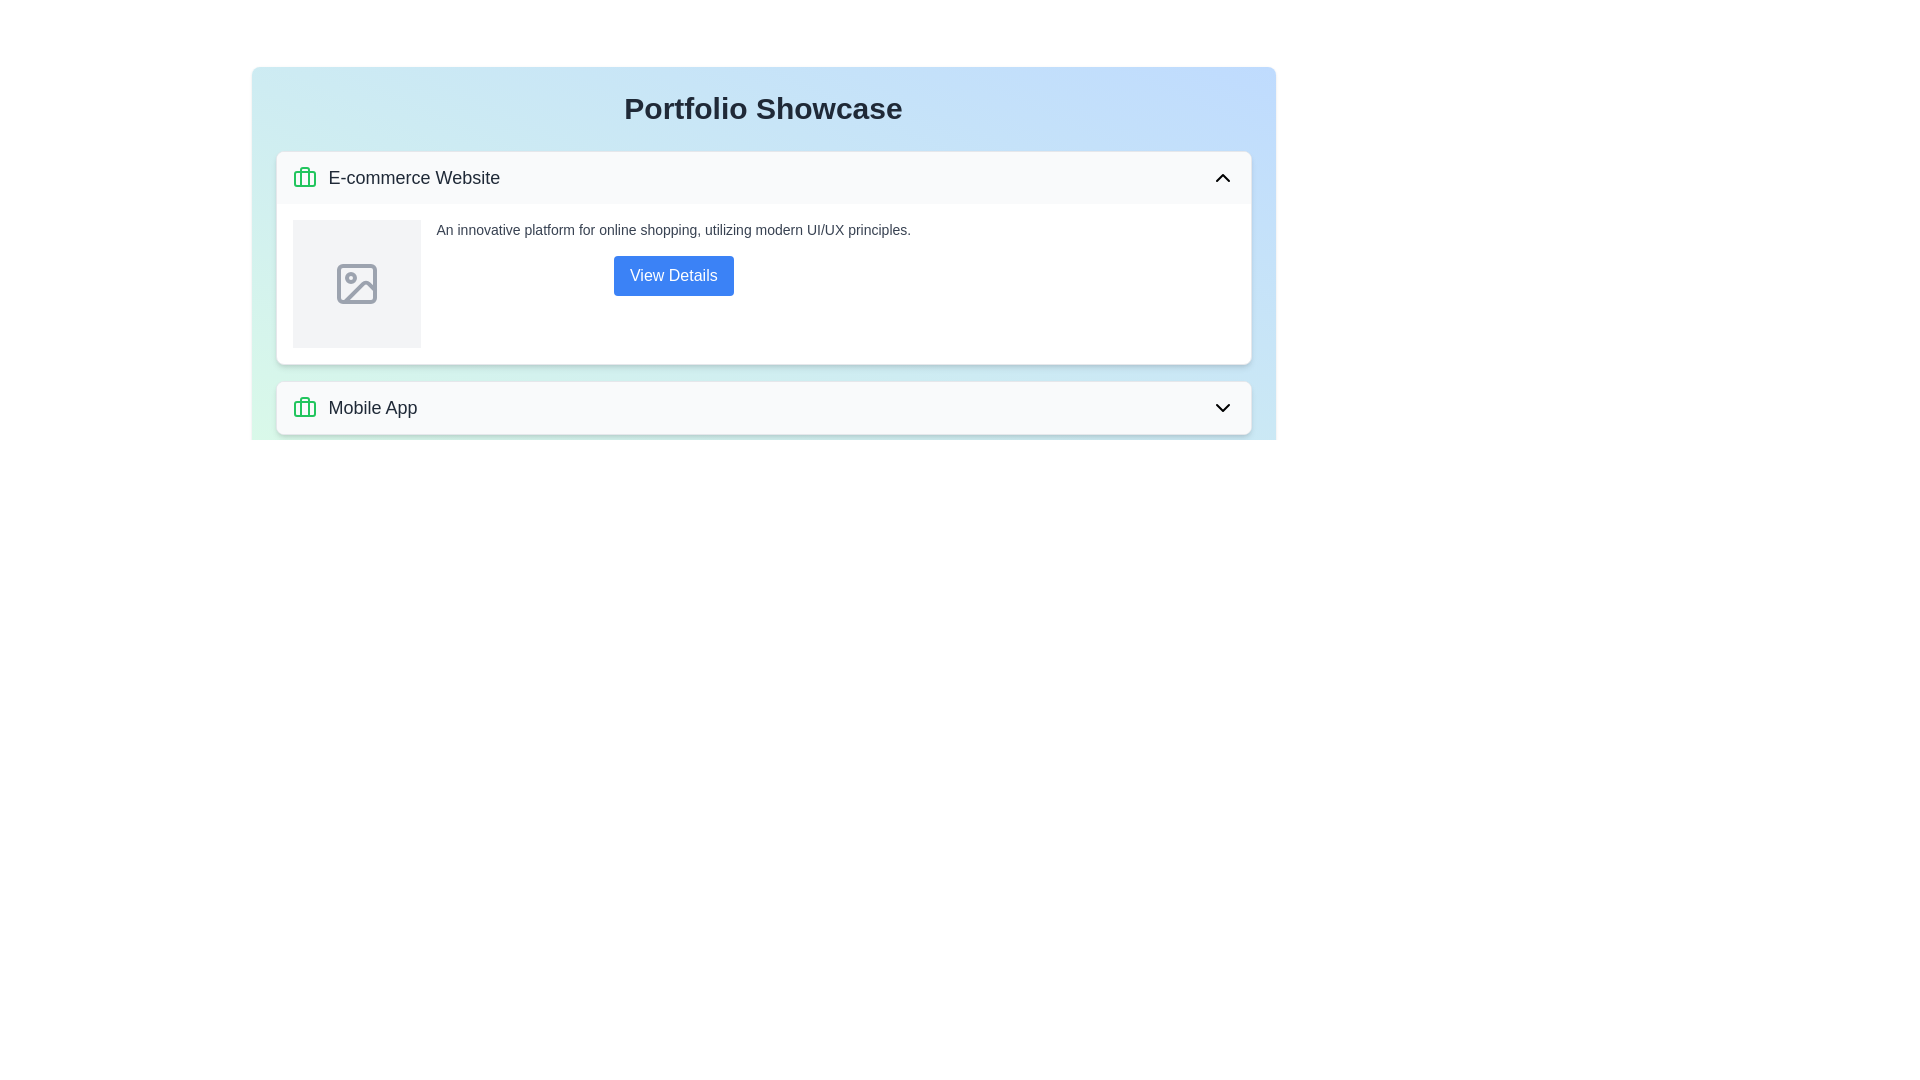 Image resolution: width=1920 pixels, height=1080 pixels. Describe the element at coordinates (413, 176) in the screenshot. I see `the text label displaying 'E-commerce Website', which is styled with medium font weight and large text size, located to the right of a green briefcase icon at the top of the portfolio entry` at that location.